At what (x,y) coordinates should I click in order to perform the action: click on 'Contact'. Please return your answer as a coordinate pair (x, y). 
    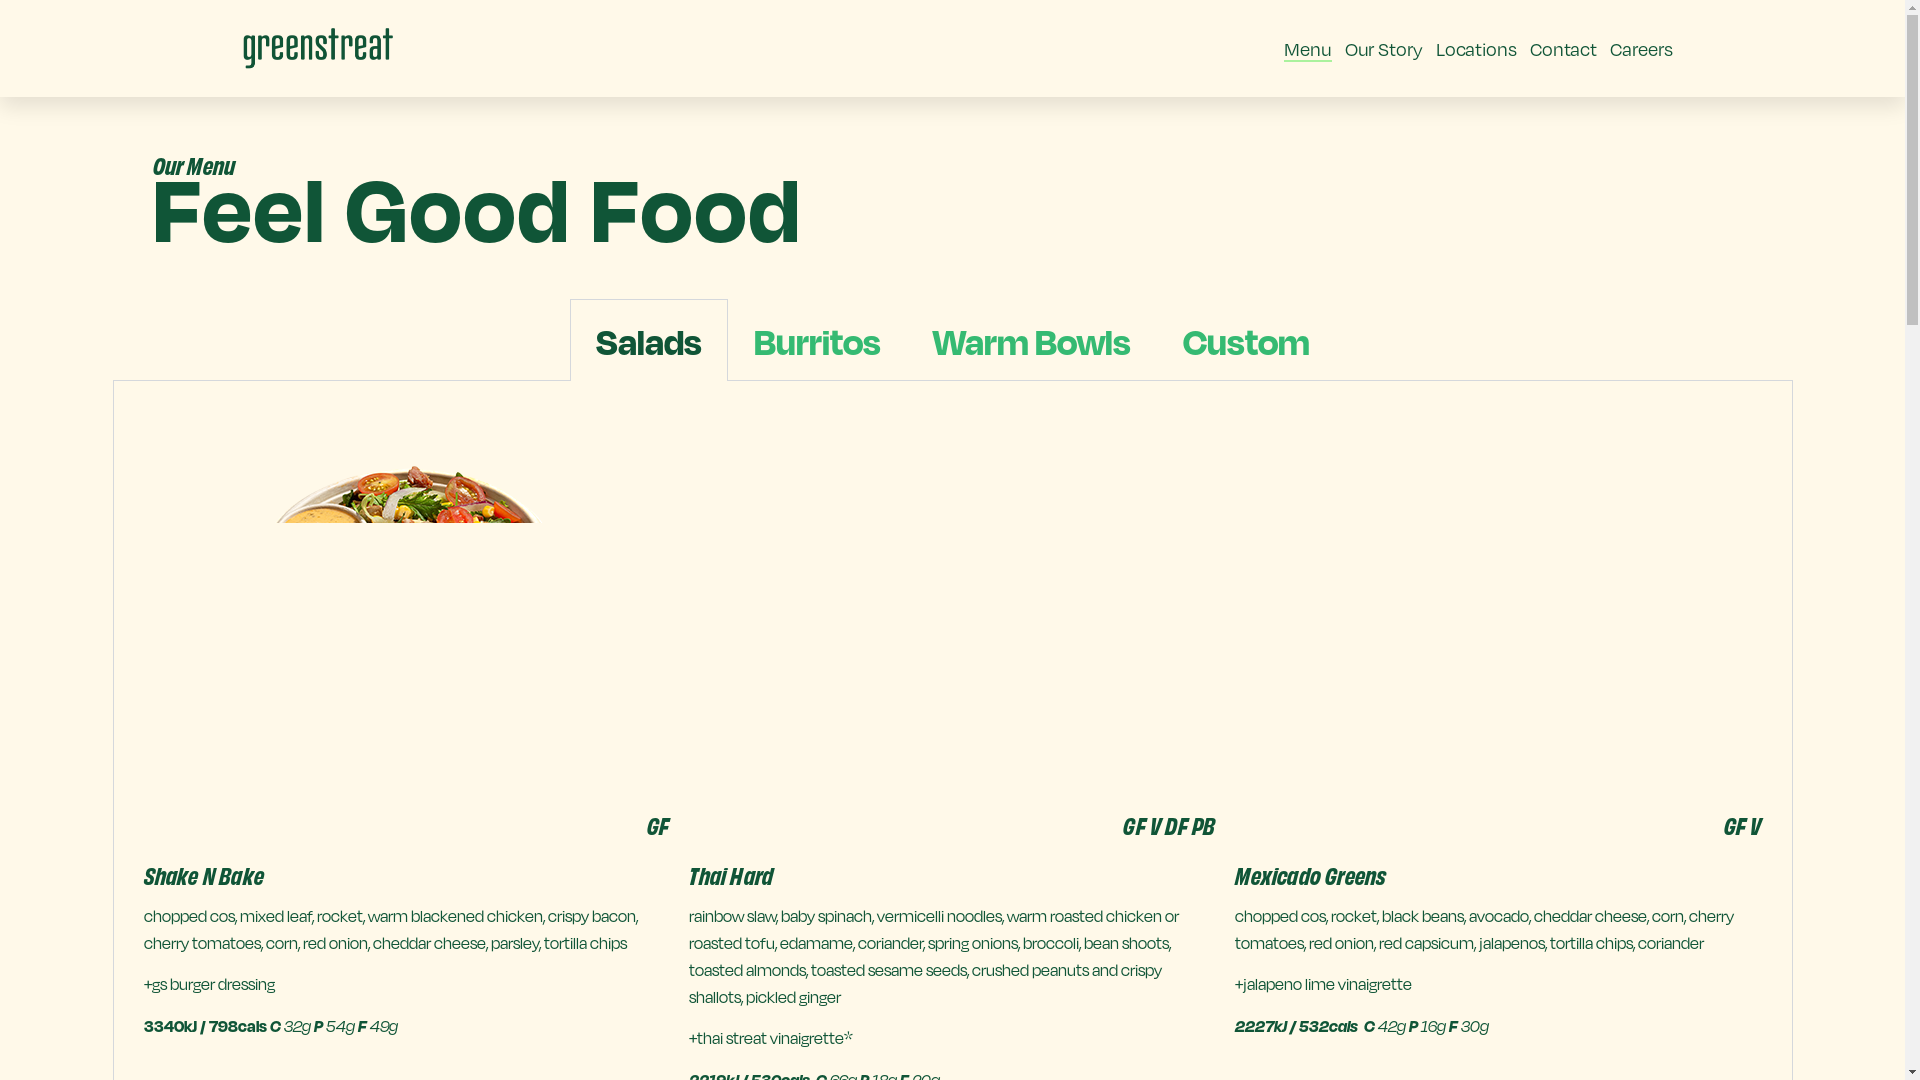
    Looking at the image, I should click on (1562, 48).